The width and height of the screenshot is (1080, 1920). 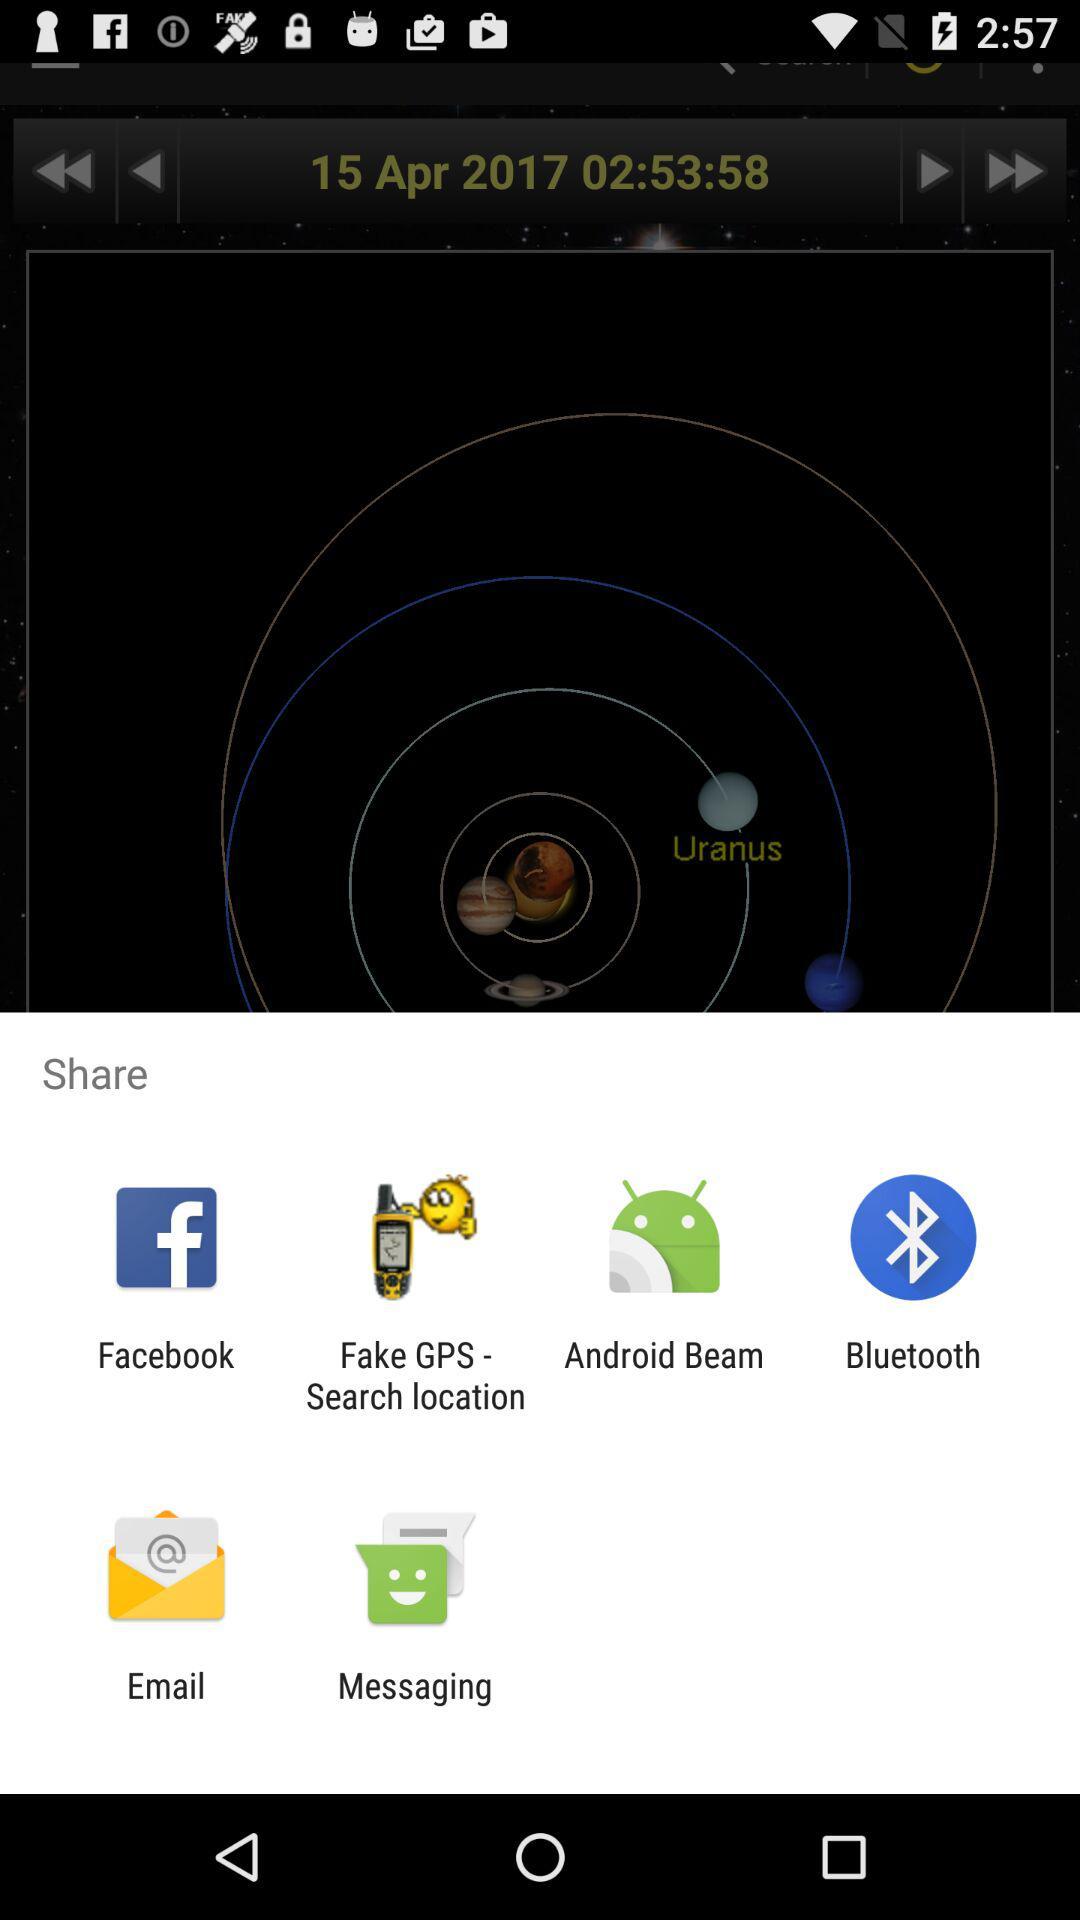 What do you see at coordinates (165, 1705) in the screenshot?
I see `icon next to messaging icon` at bounding box center [165, 1705].